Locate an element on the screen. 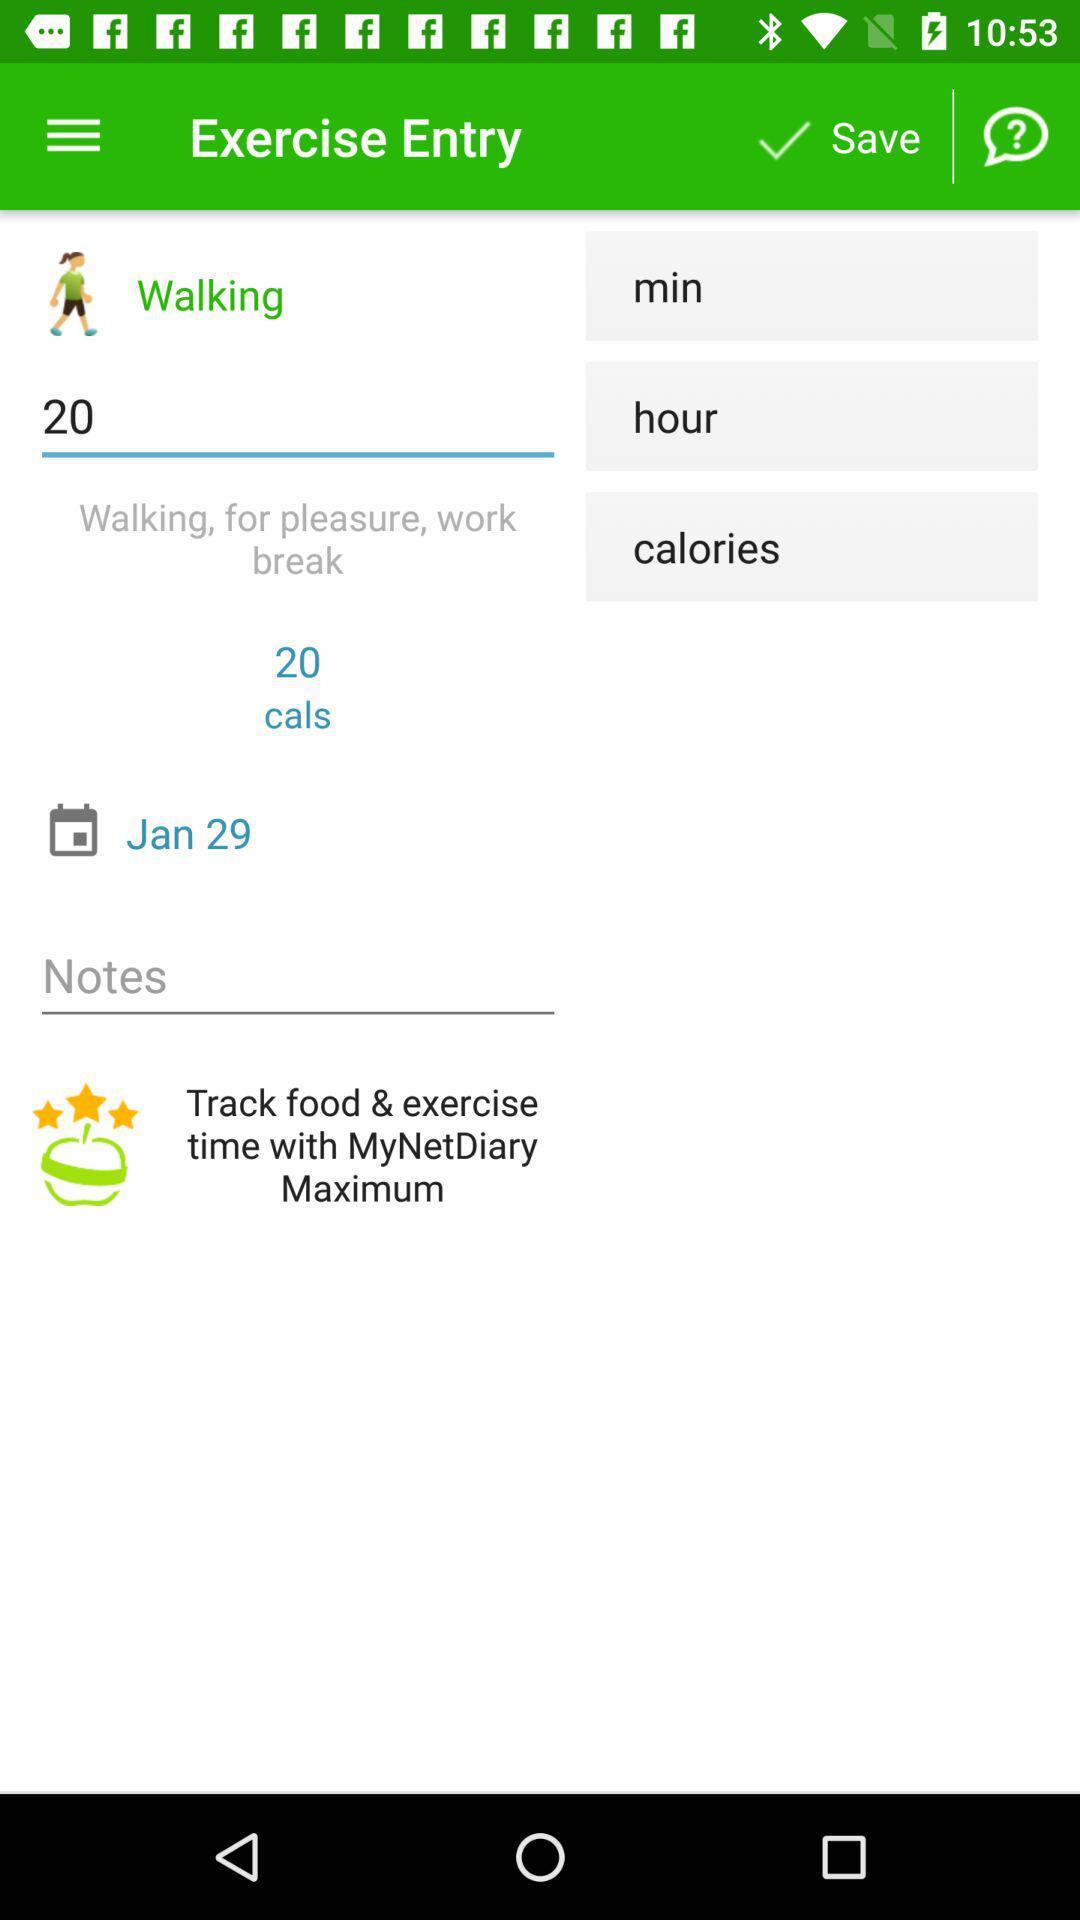  icon above track food exercise item is located at coordinates (298, 975).